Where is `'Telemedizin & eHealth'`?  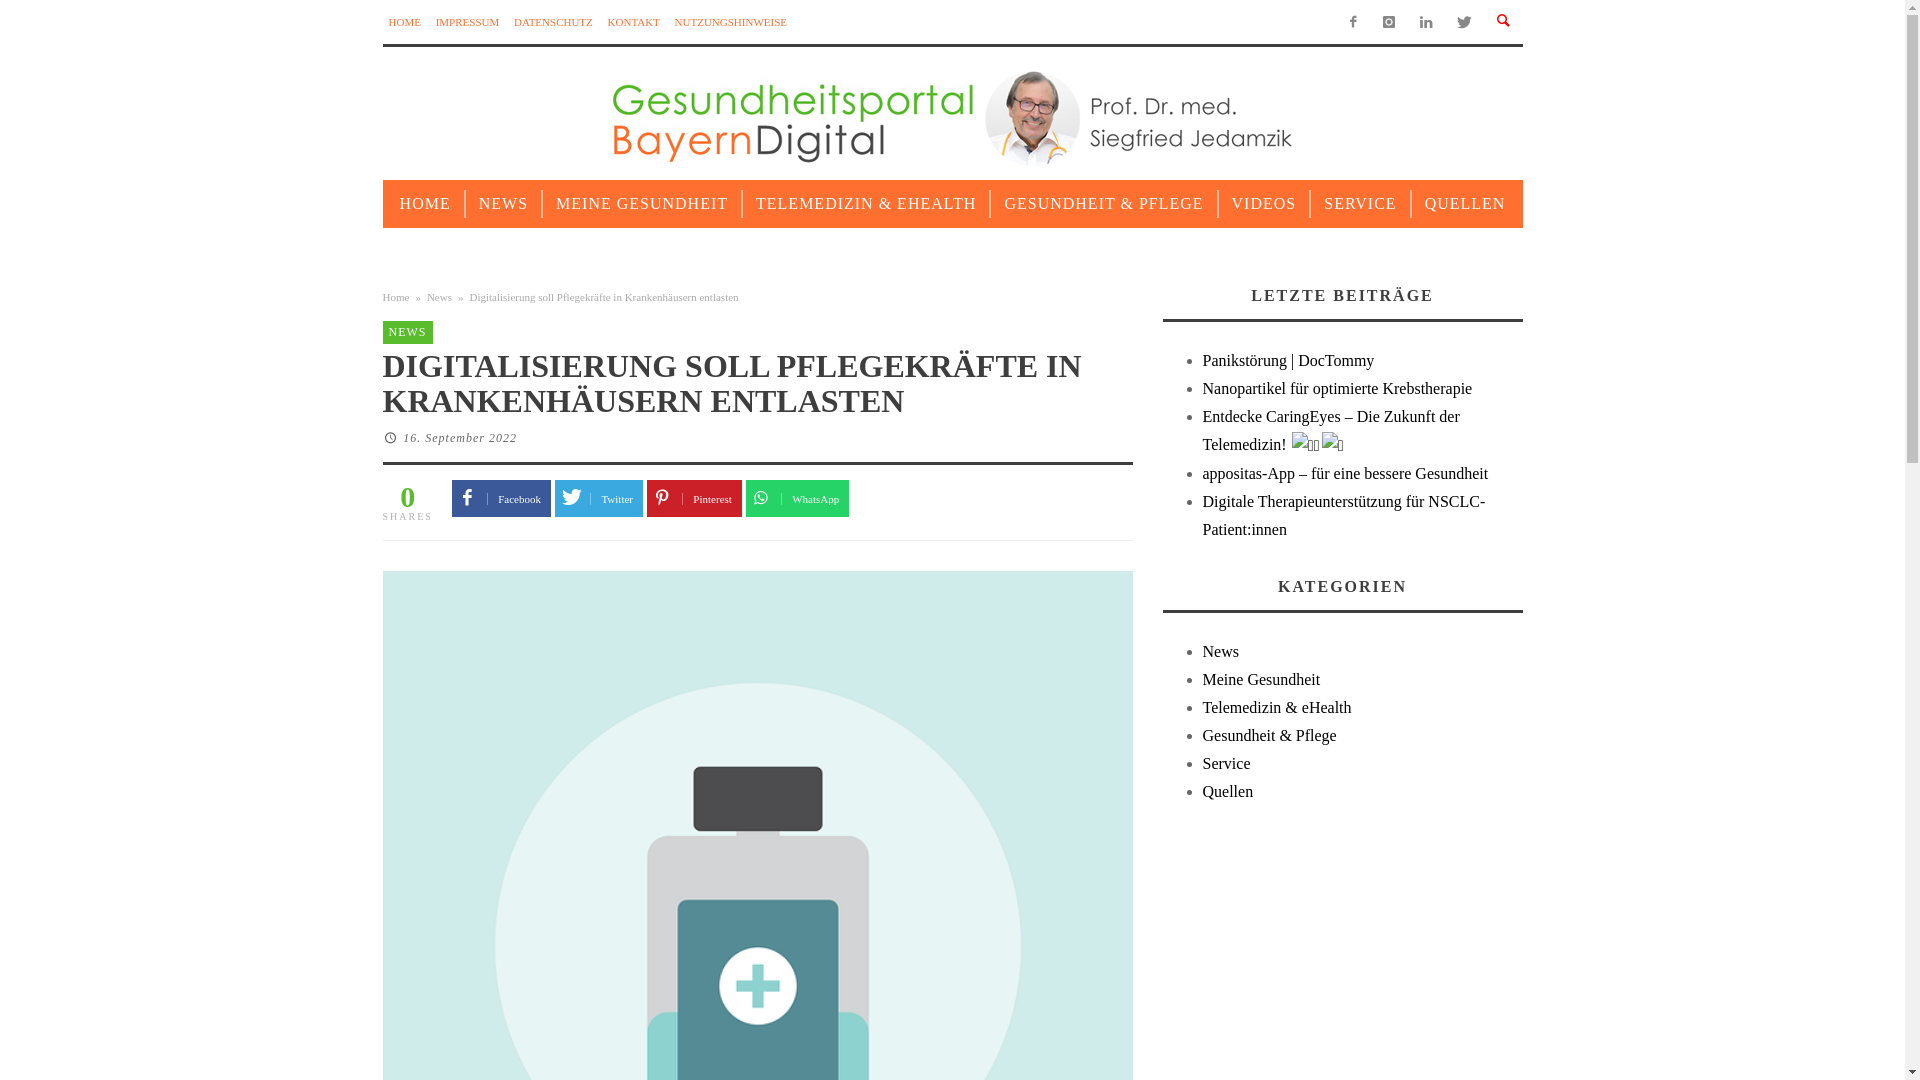
'Telemedizin & eHealth' is located at coordinates (1275, 706).